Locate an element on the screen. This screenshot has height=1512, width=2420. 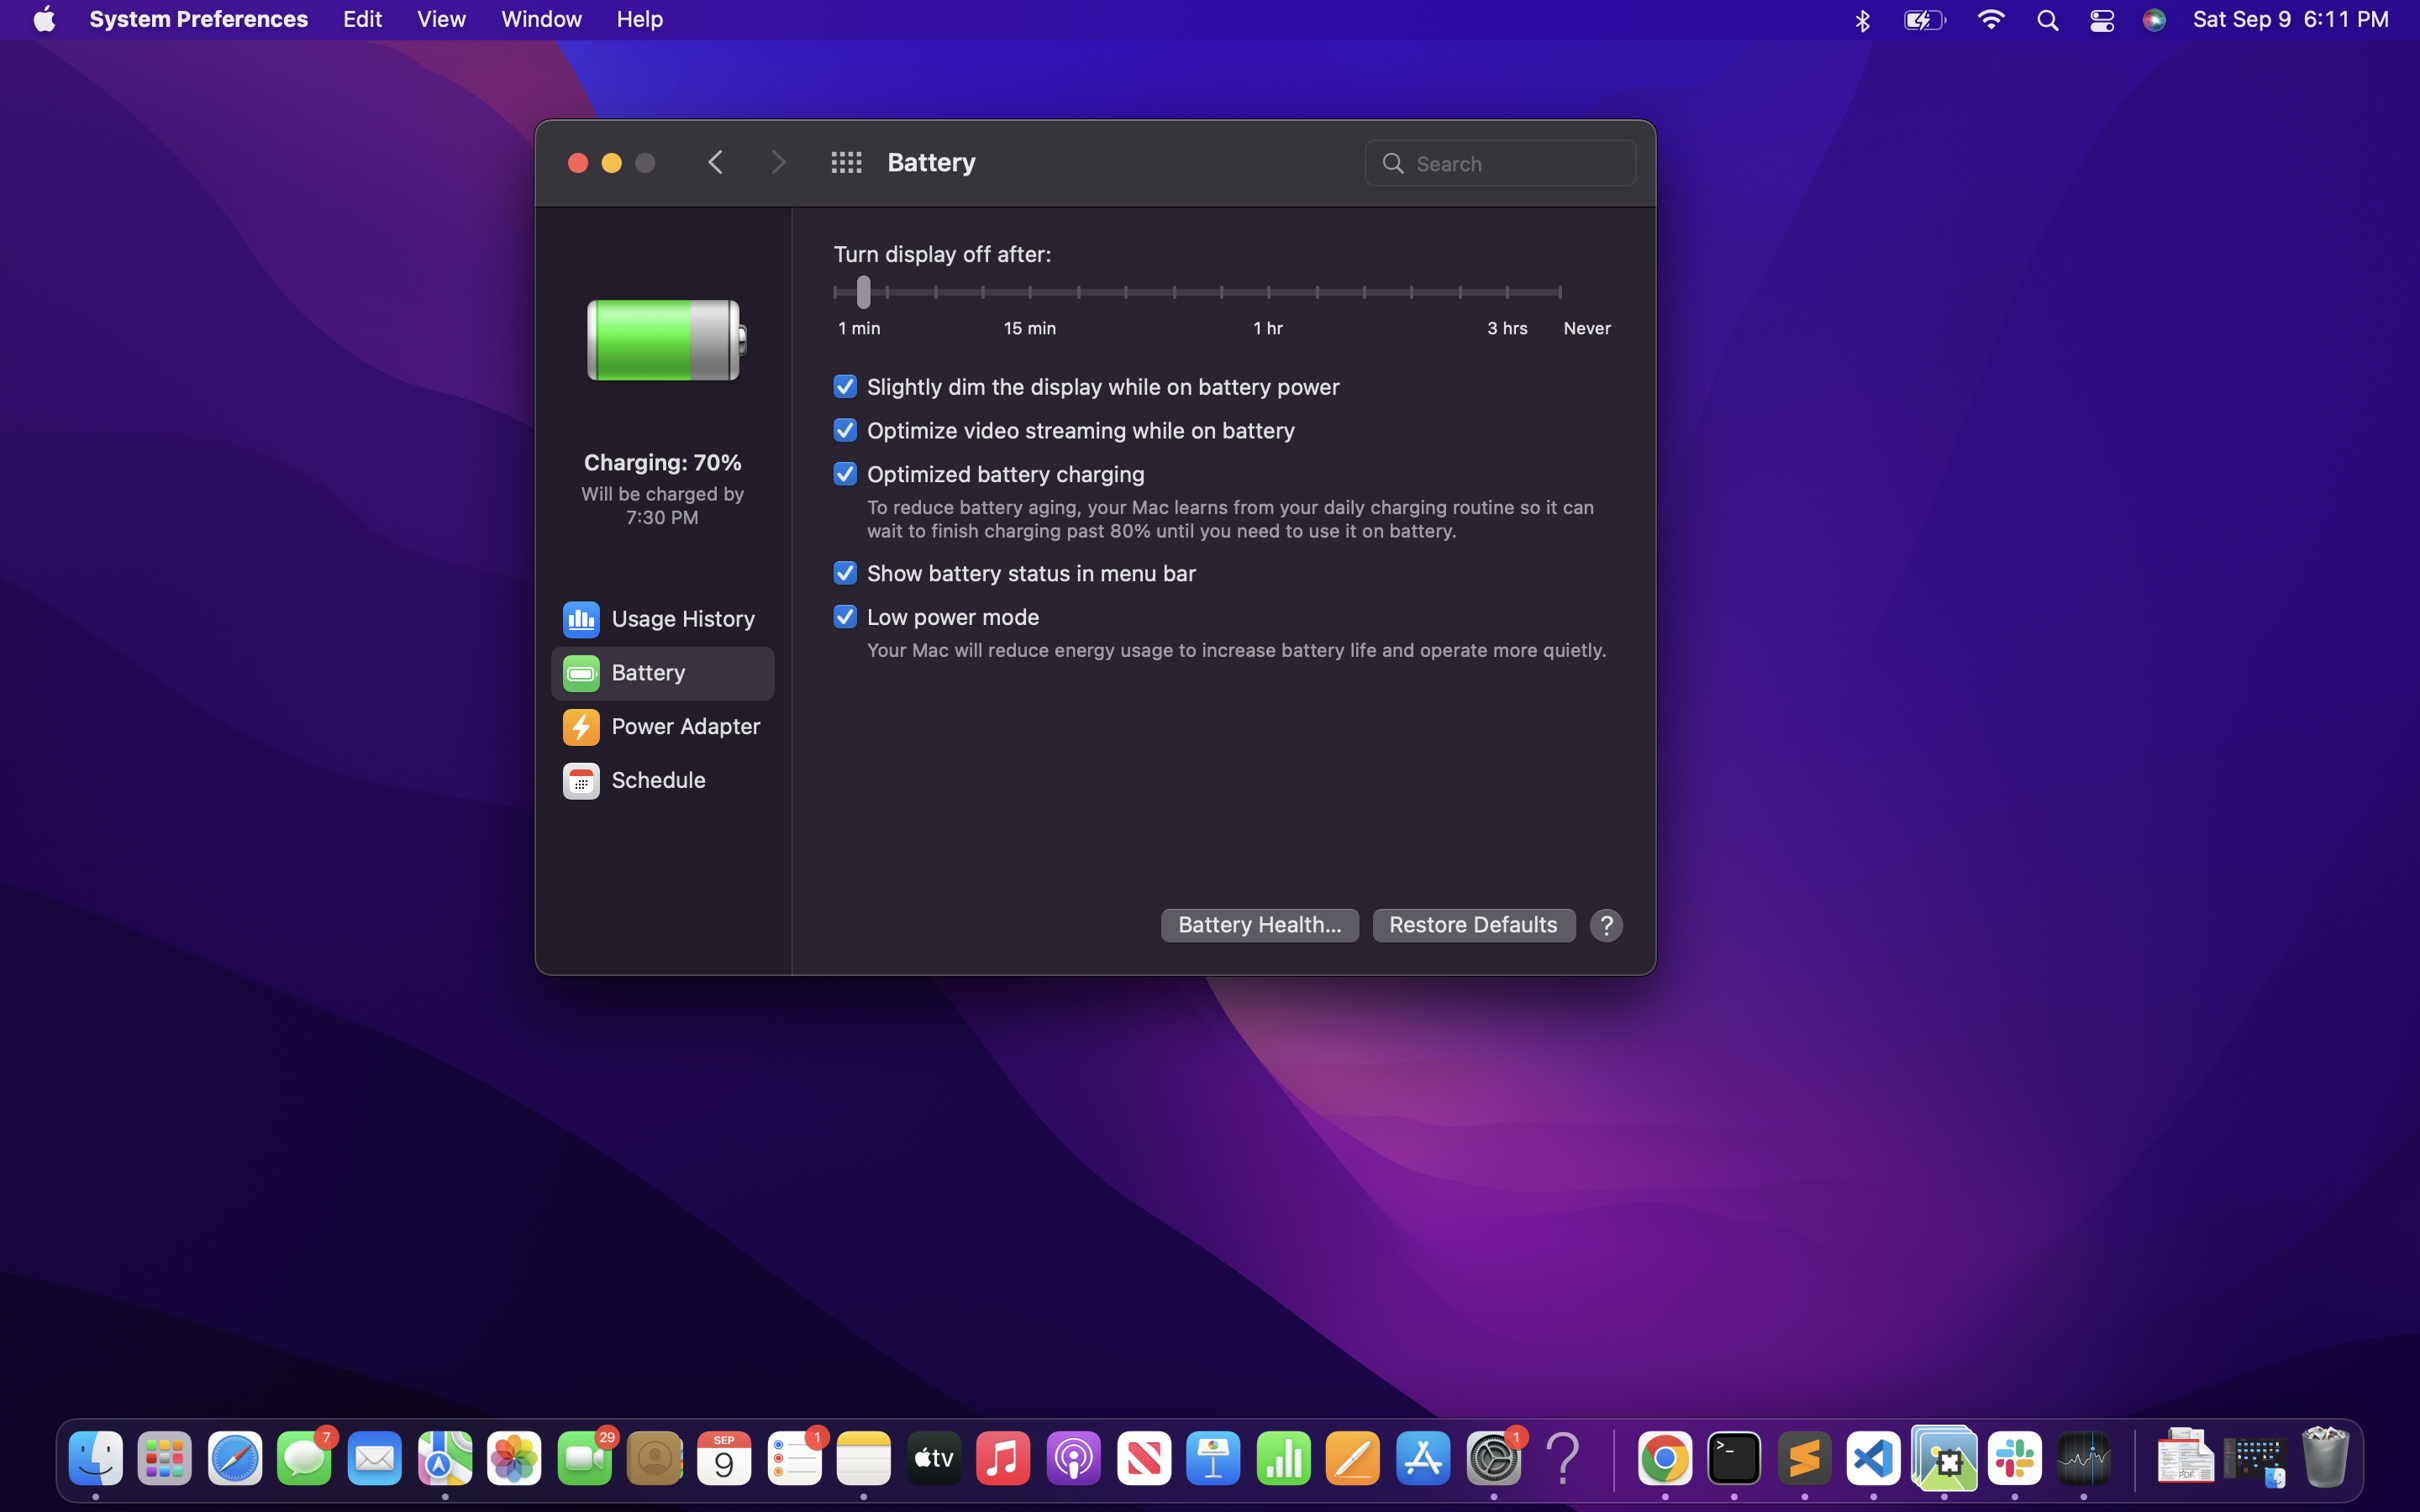
Pick the option to set up the start time for your Mac is located at coordinates (660, 781).